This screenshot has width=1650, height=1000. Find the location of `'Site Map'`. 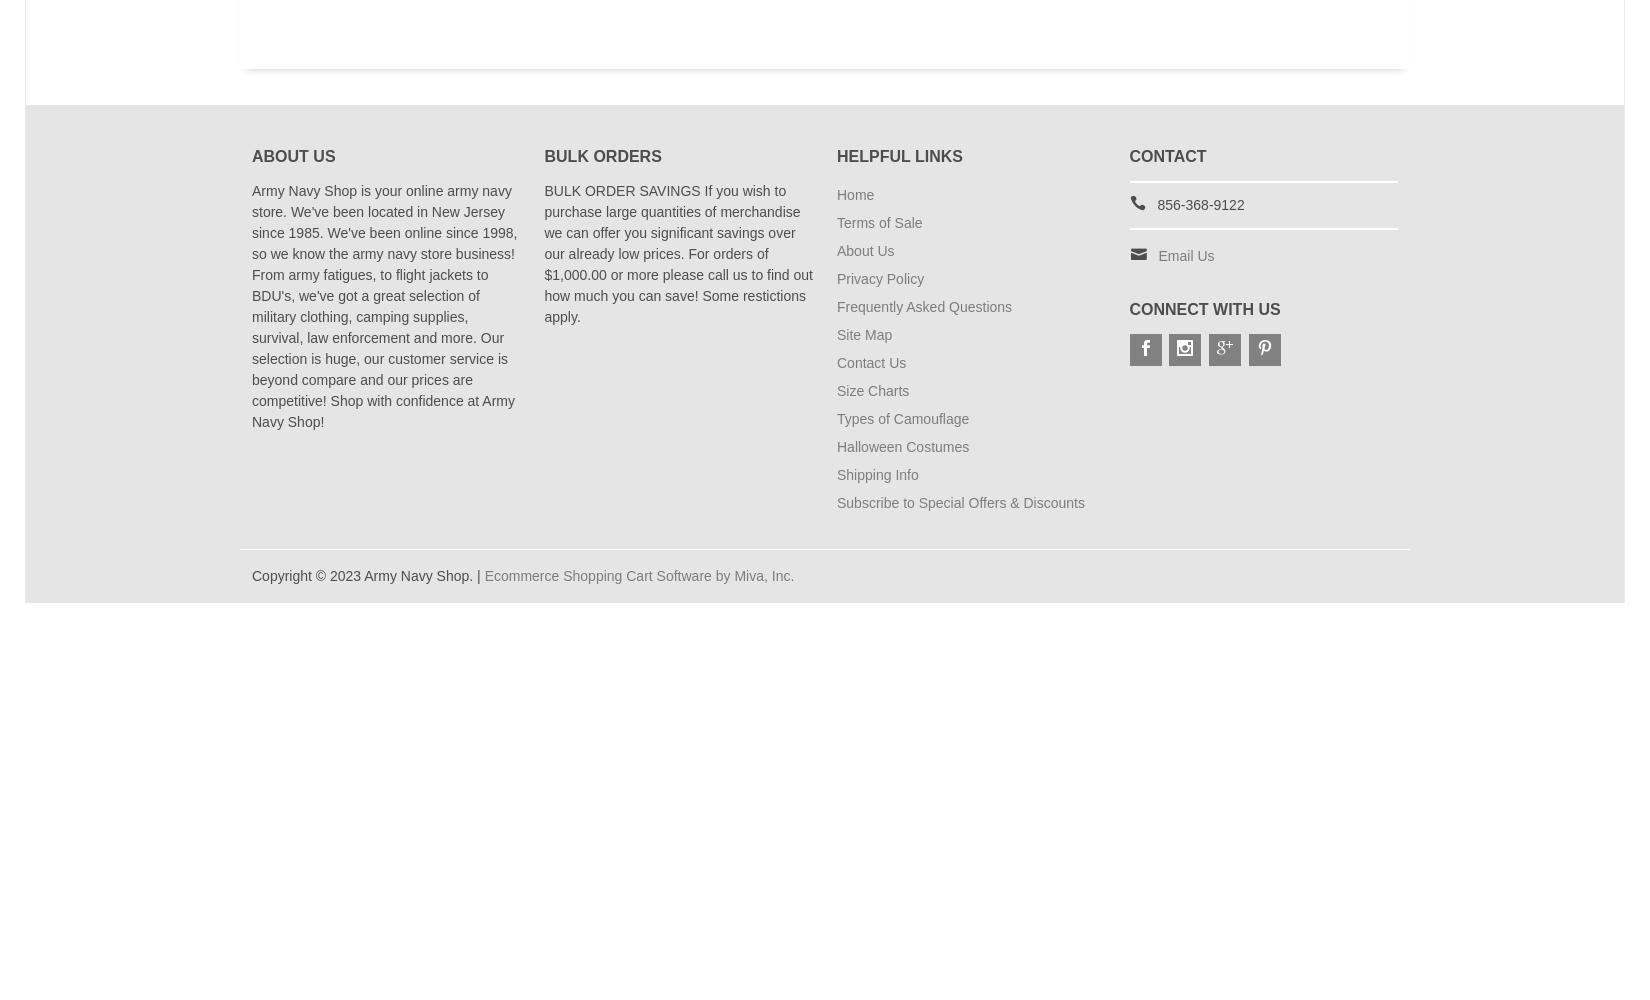

'Site Map' is located at coordinates (864, 333).